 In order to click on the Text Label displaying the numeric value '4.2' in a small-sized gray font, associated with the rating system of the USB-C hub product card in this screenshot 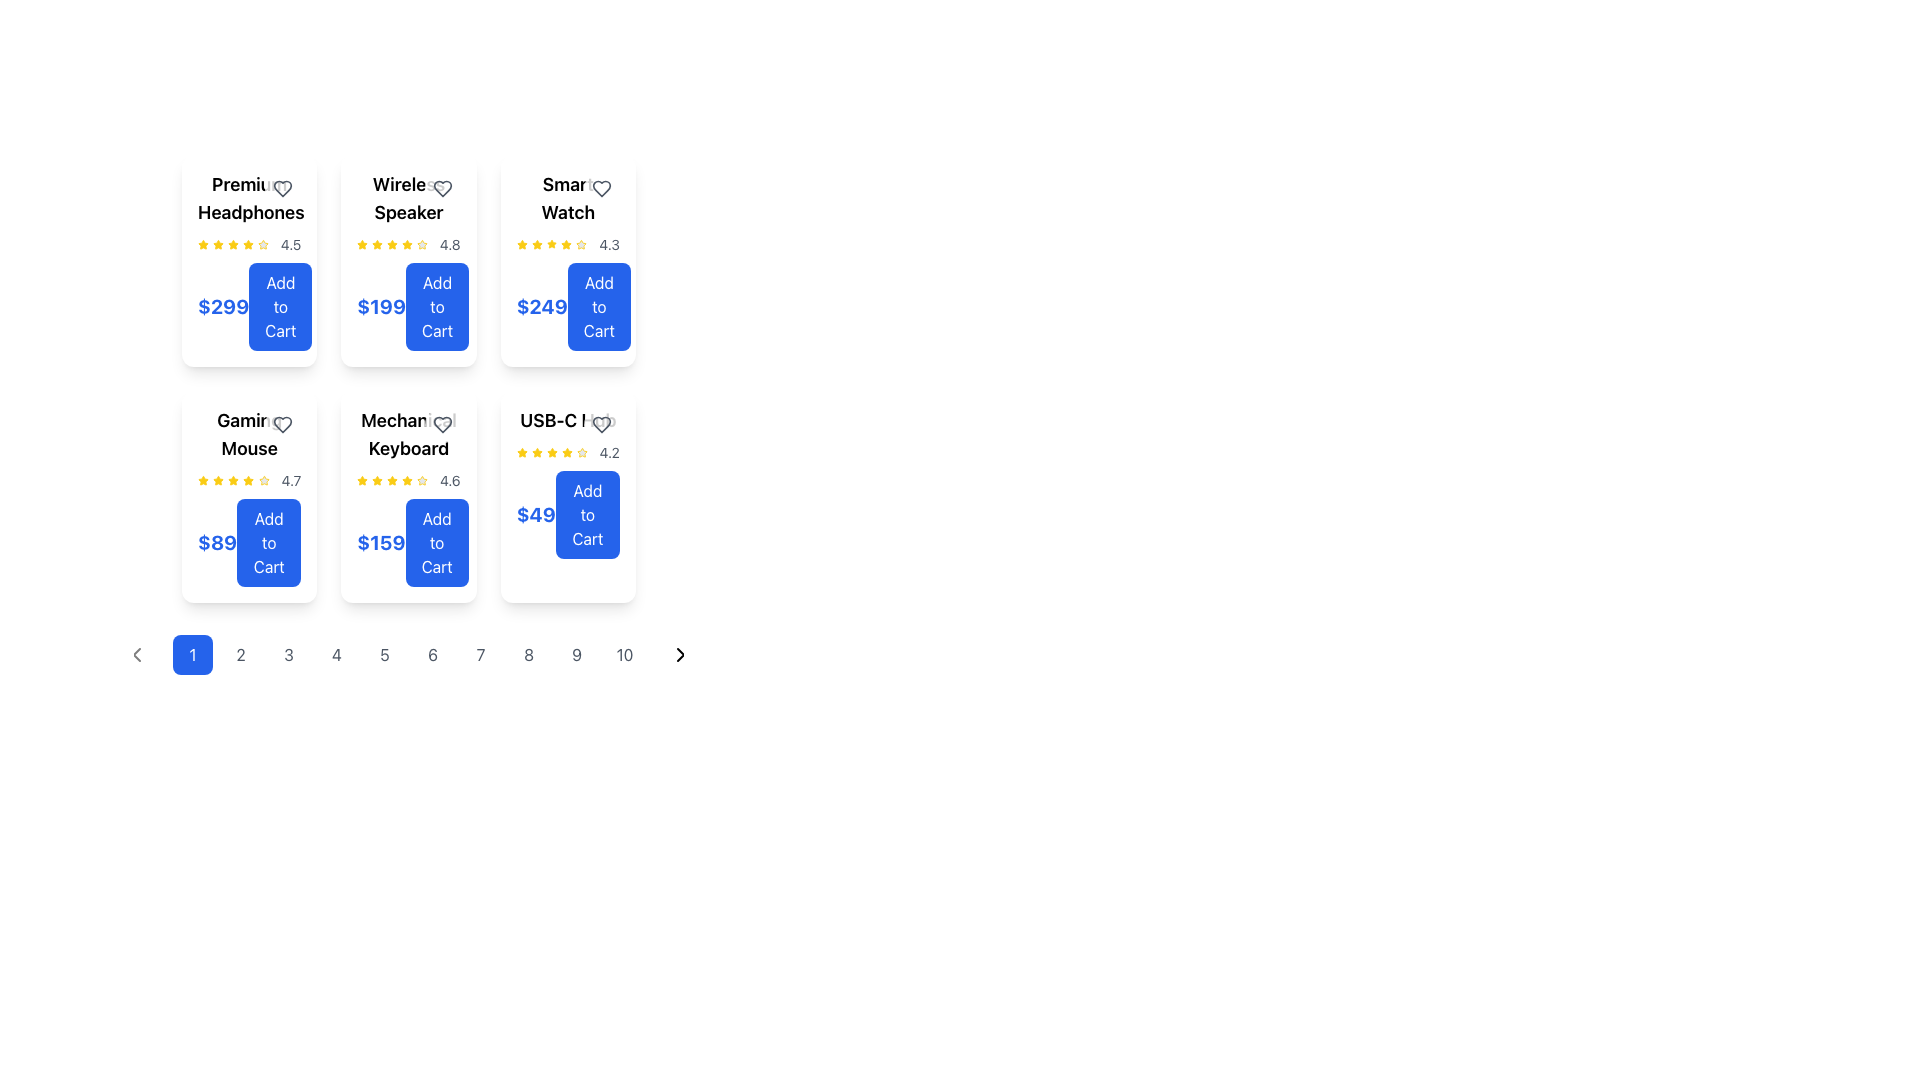, I will do `click(608, 452)`.